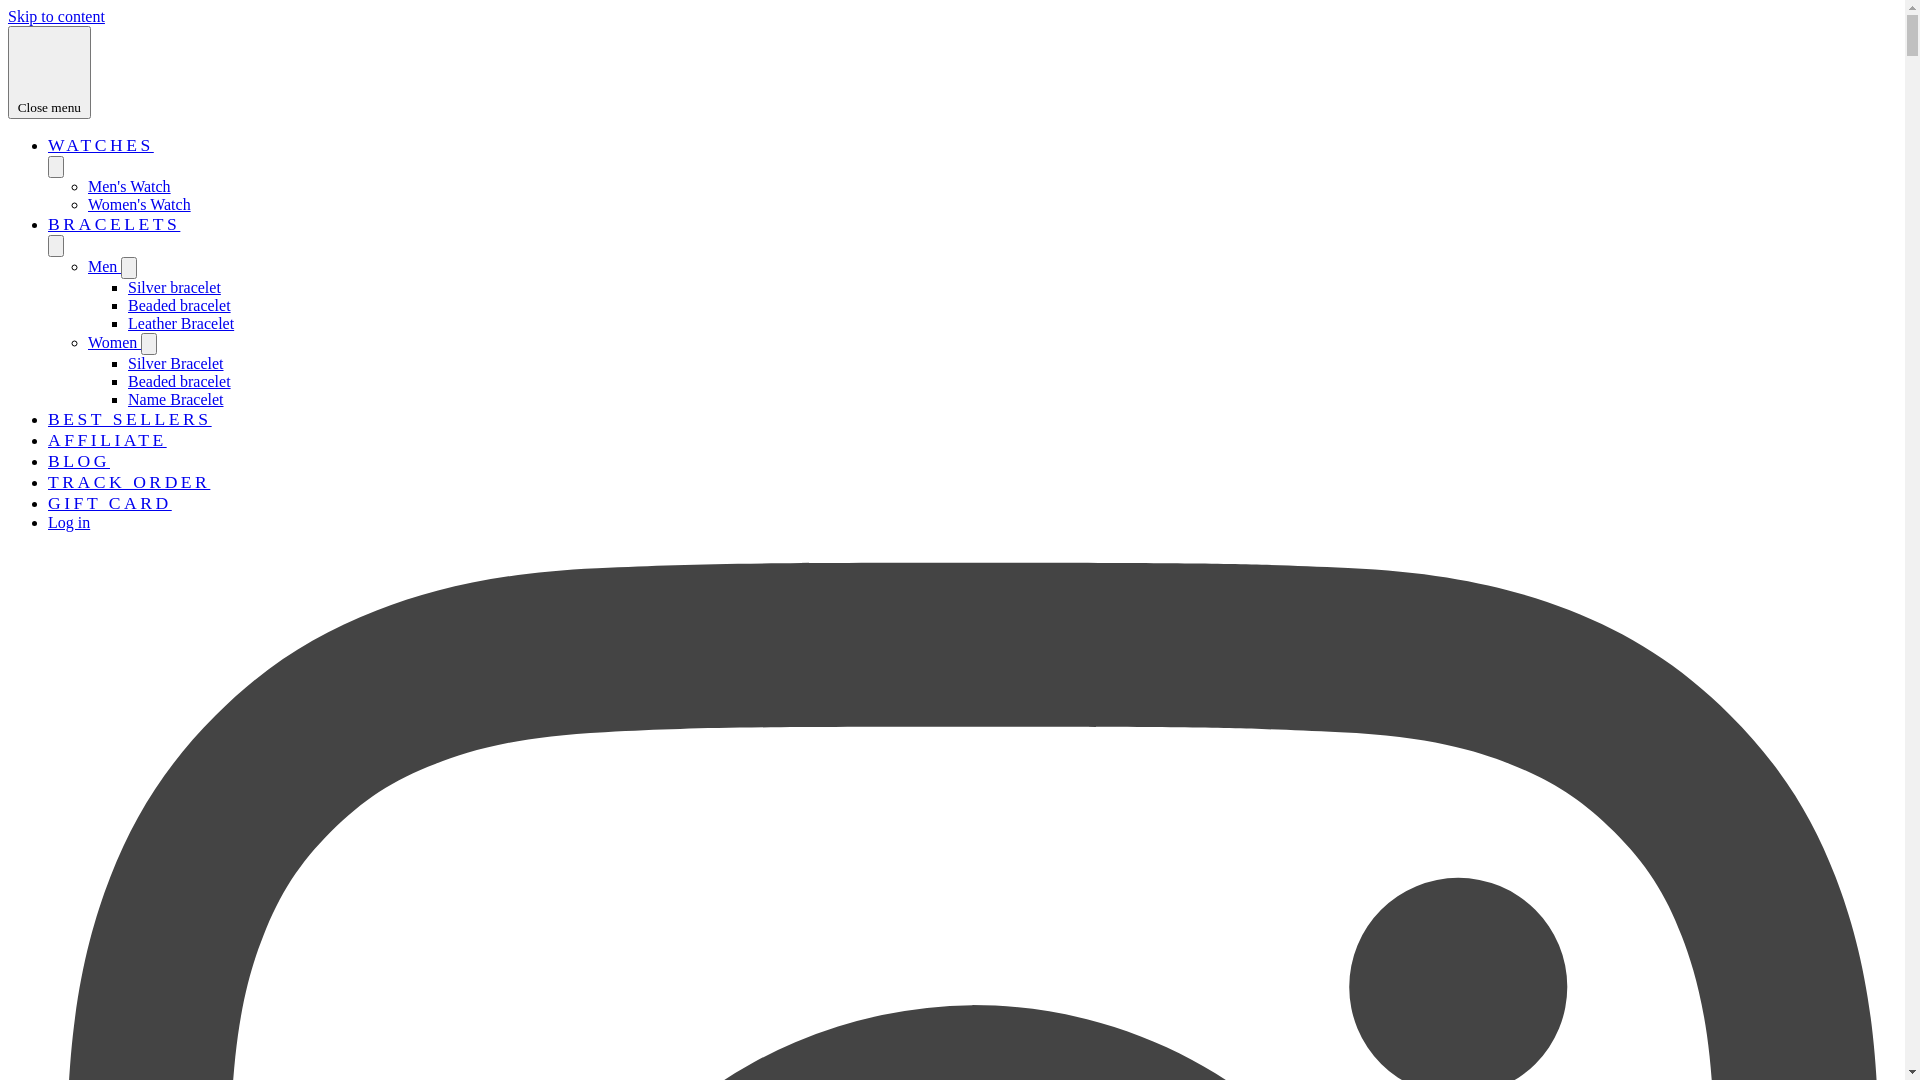 The image size is (1920, 1080). Describe the element at coordinates (113, 223) in the screenshot. I see `'BRACELETS'` at that location.